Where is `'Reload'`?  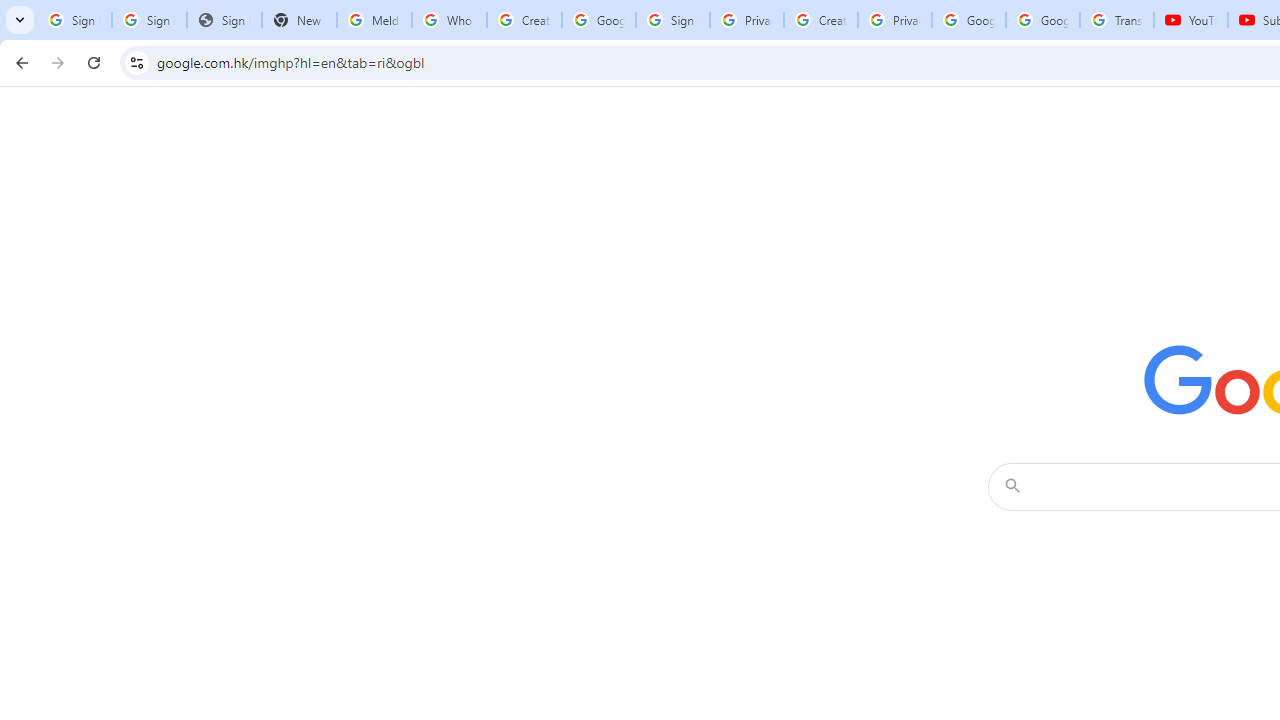
'Reload' is located at coordinates (93, 61).